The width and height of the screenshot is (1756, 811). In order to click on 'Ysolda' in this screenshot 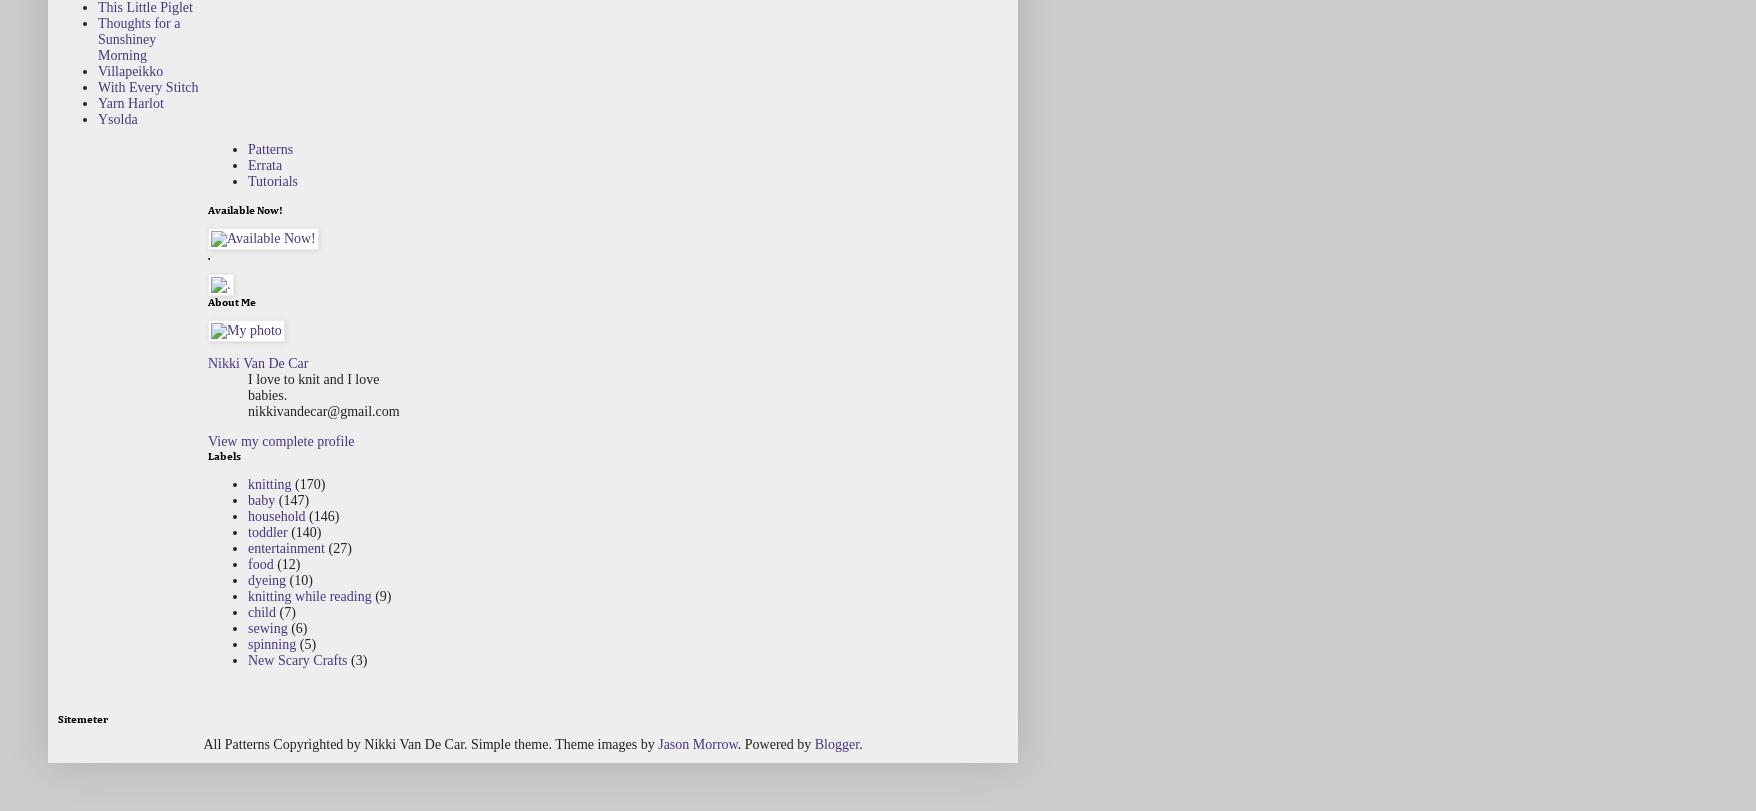, I will do `click(116, 118)`.